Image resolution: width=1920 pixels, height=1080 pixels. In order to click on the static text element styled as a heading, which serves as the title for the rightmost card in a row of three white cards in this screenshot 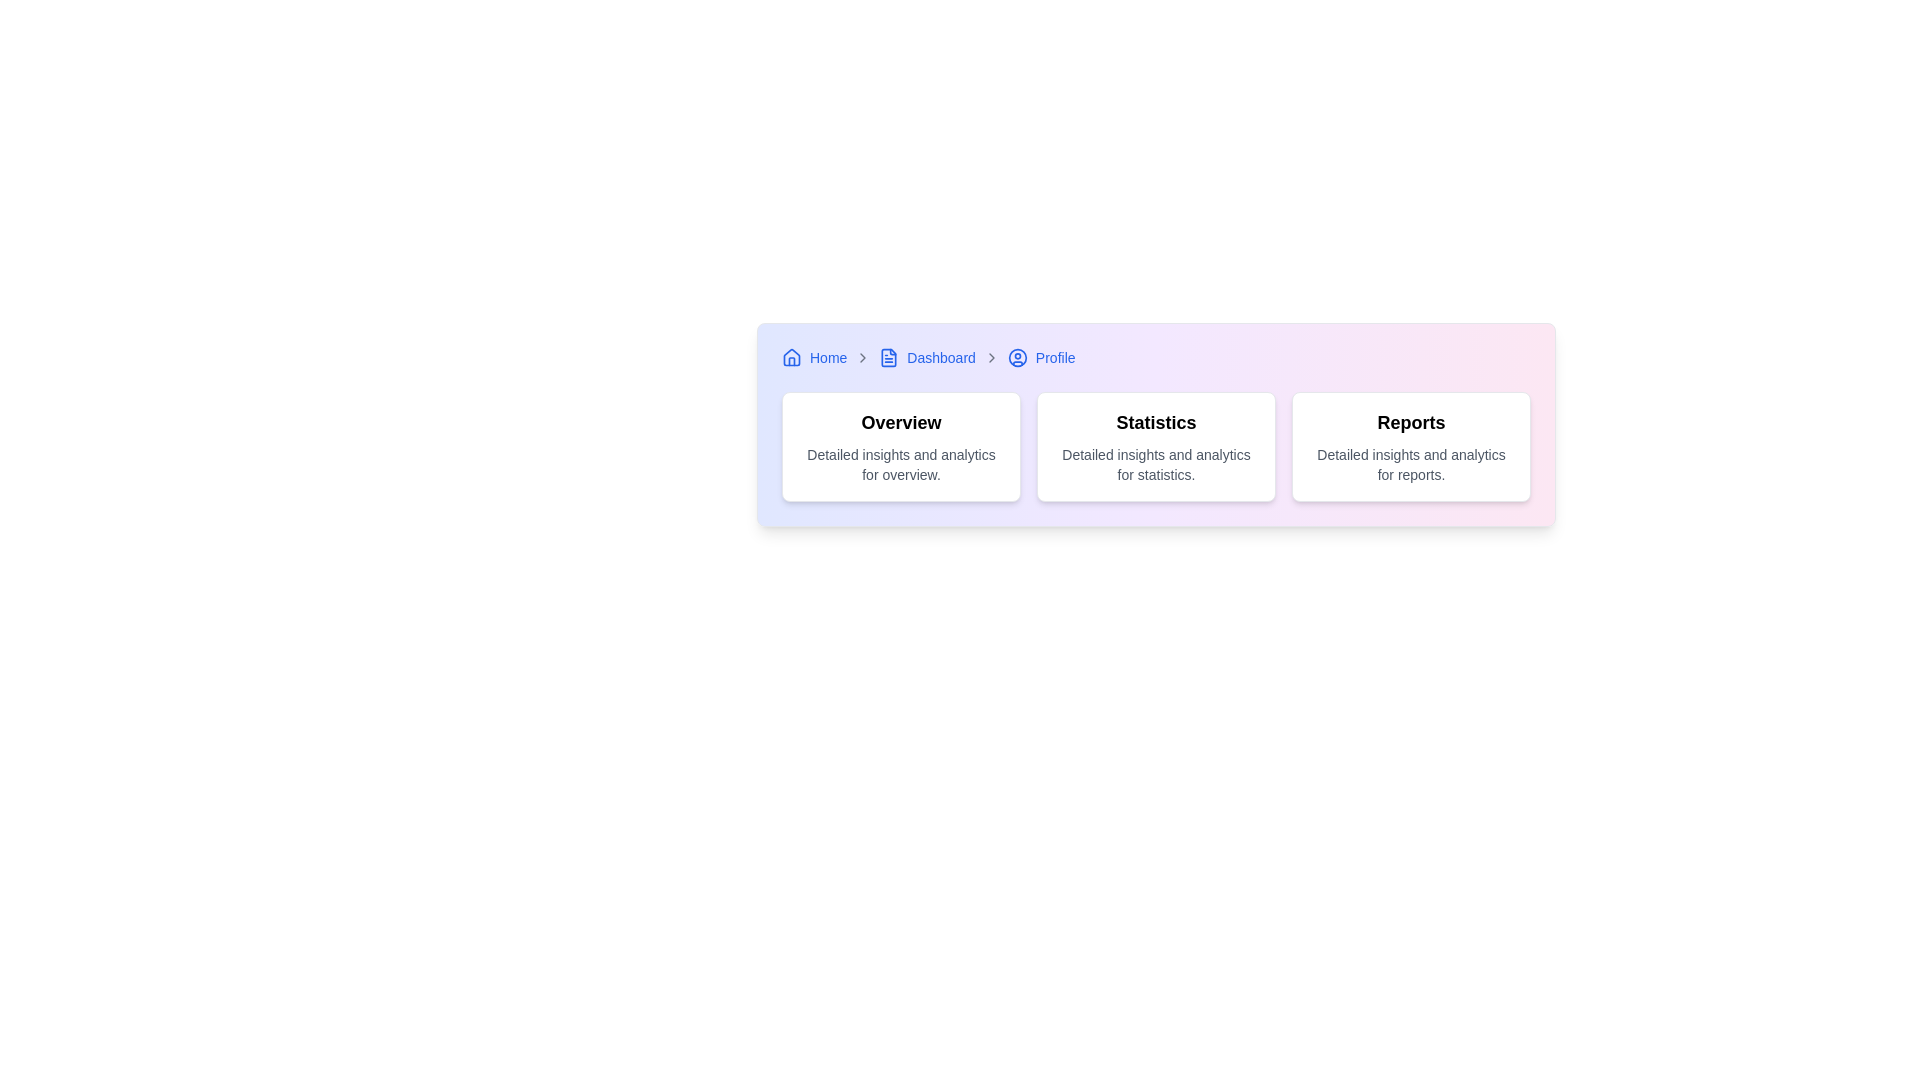, I will do `click(1410, 422)`.